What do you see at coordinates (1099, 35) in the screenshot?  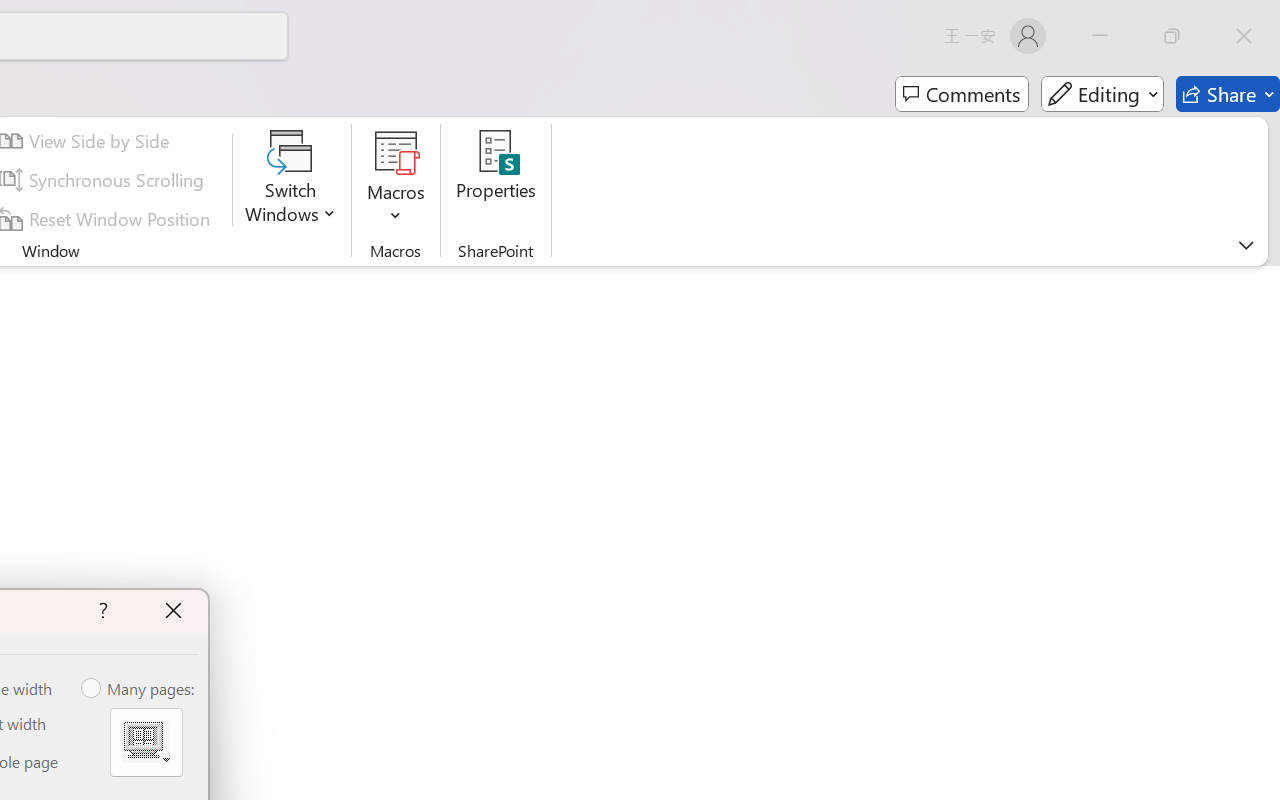 I see `'Minimize'` at bounding box center [1099, 35].